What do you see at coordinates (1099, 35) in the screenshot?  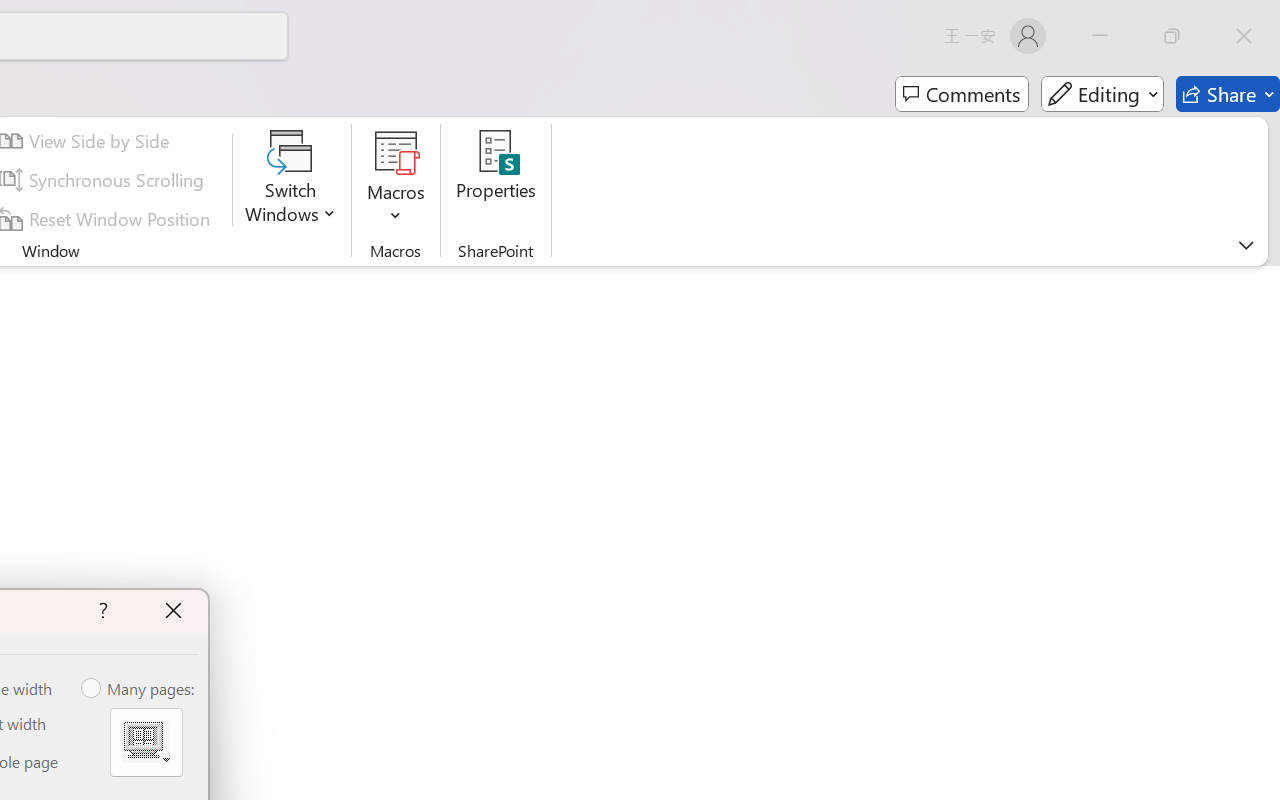 I see `'Minimize'` at bounding box center [1099, 35].